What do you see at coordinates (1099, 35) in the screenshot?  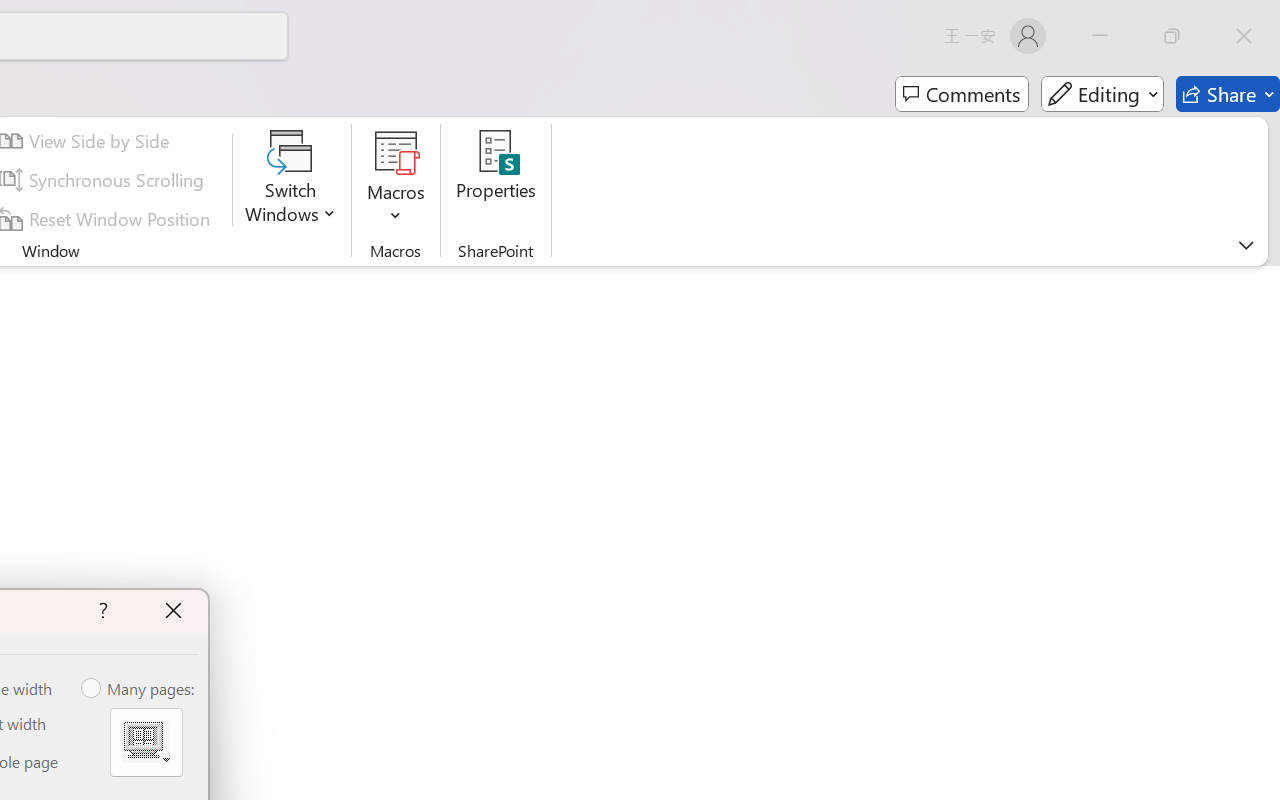 I see `'Minimize'` at bounding box center [1099, 35].